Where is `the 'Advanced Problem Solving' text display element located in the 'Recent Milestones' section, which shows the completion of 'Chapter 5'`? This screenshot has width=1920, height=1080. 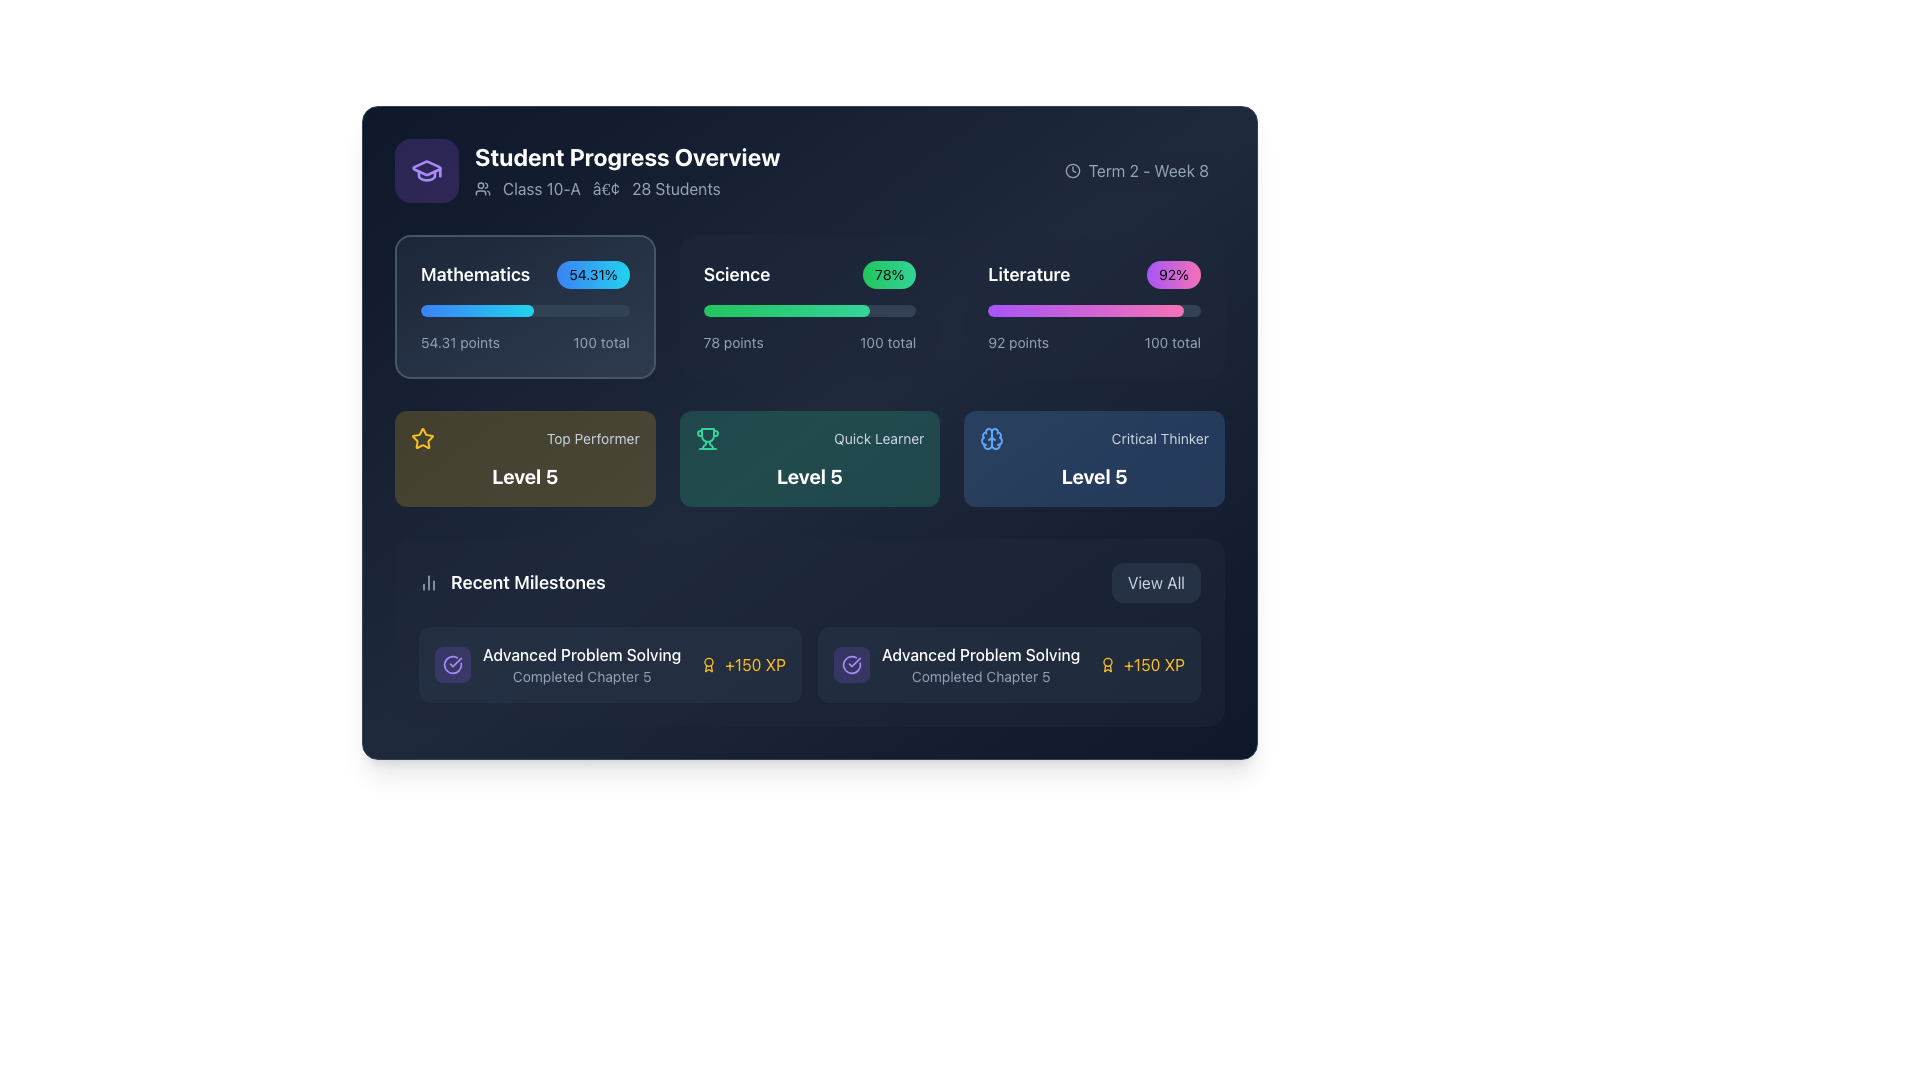 the 'Advanced Problem Solving' text display element located in the 'Recent Milestones' section, which shows the completion of 'Chapter 5' is located at coordinates (581, 664).